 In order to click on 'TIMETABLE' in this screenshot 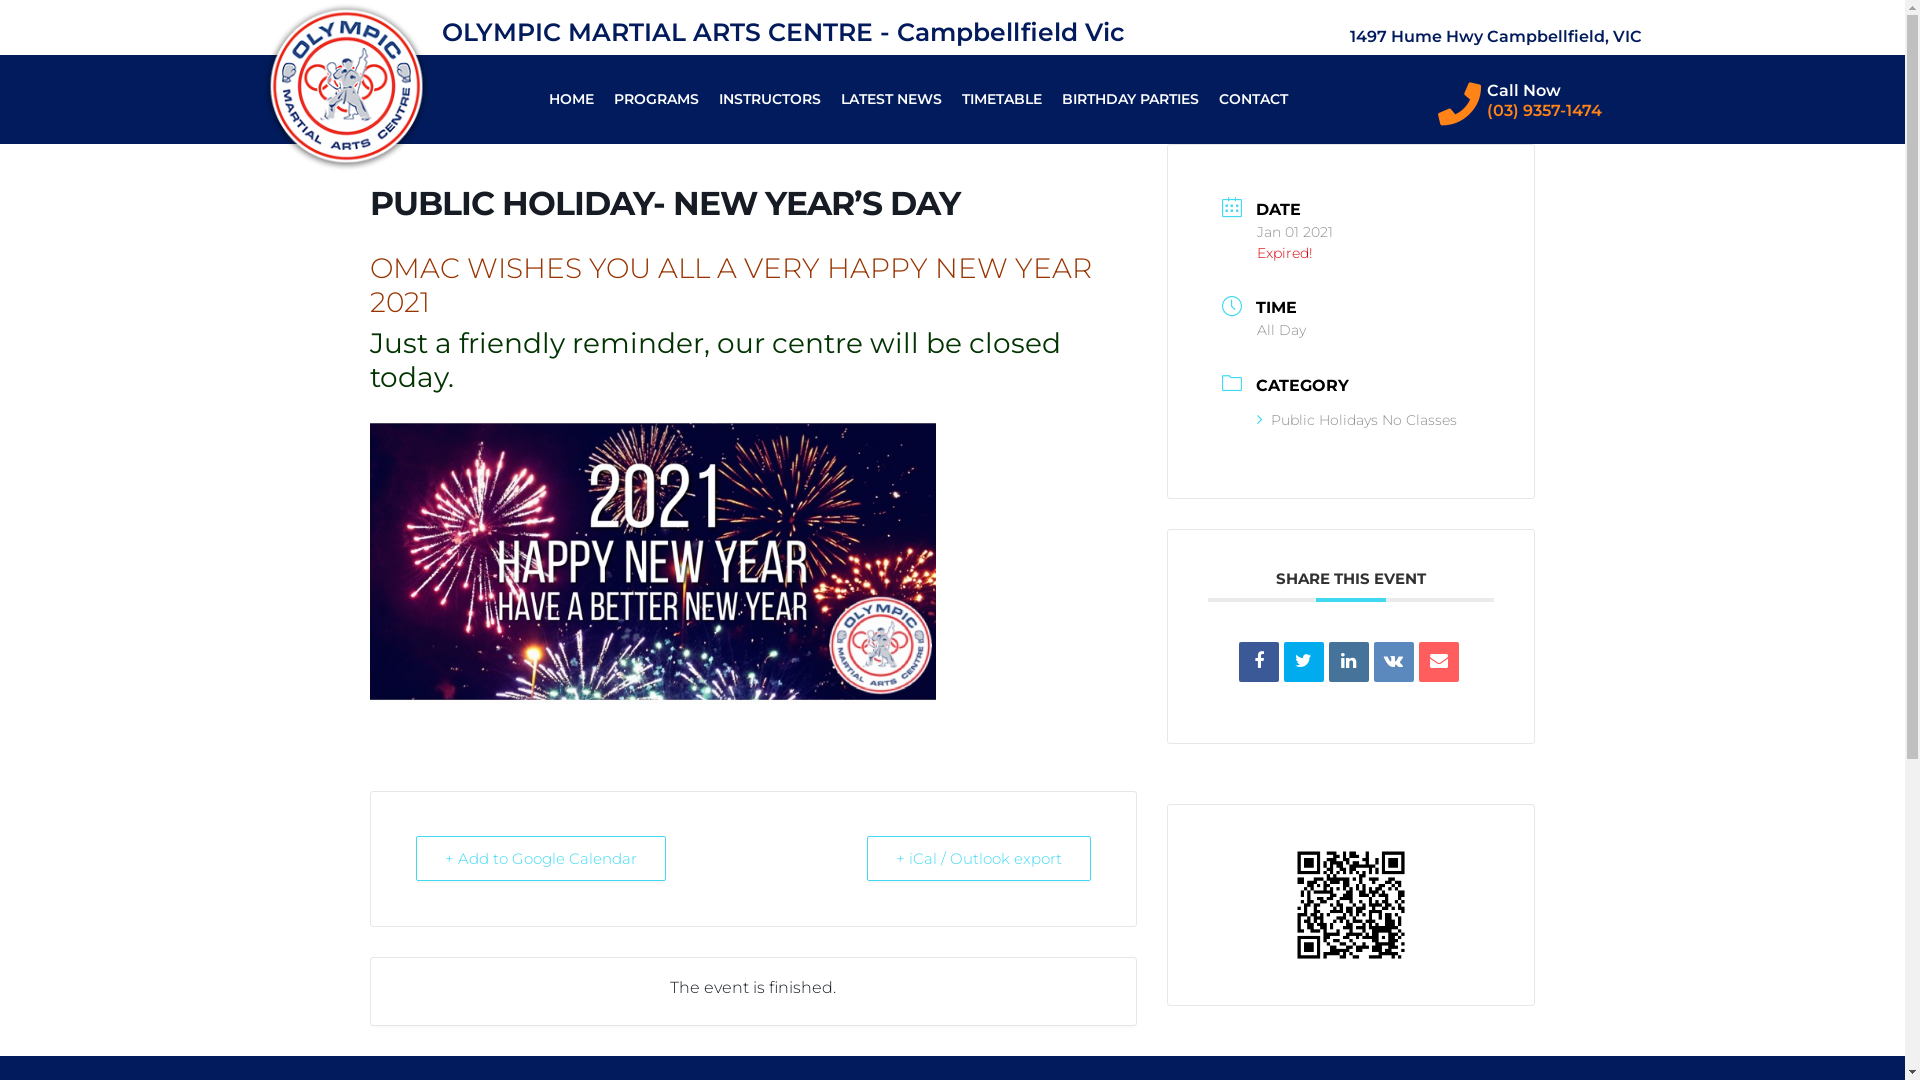, I will do `click(950, 99)`.